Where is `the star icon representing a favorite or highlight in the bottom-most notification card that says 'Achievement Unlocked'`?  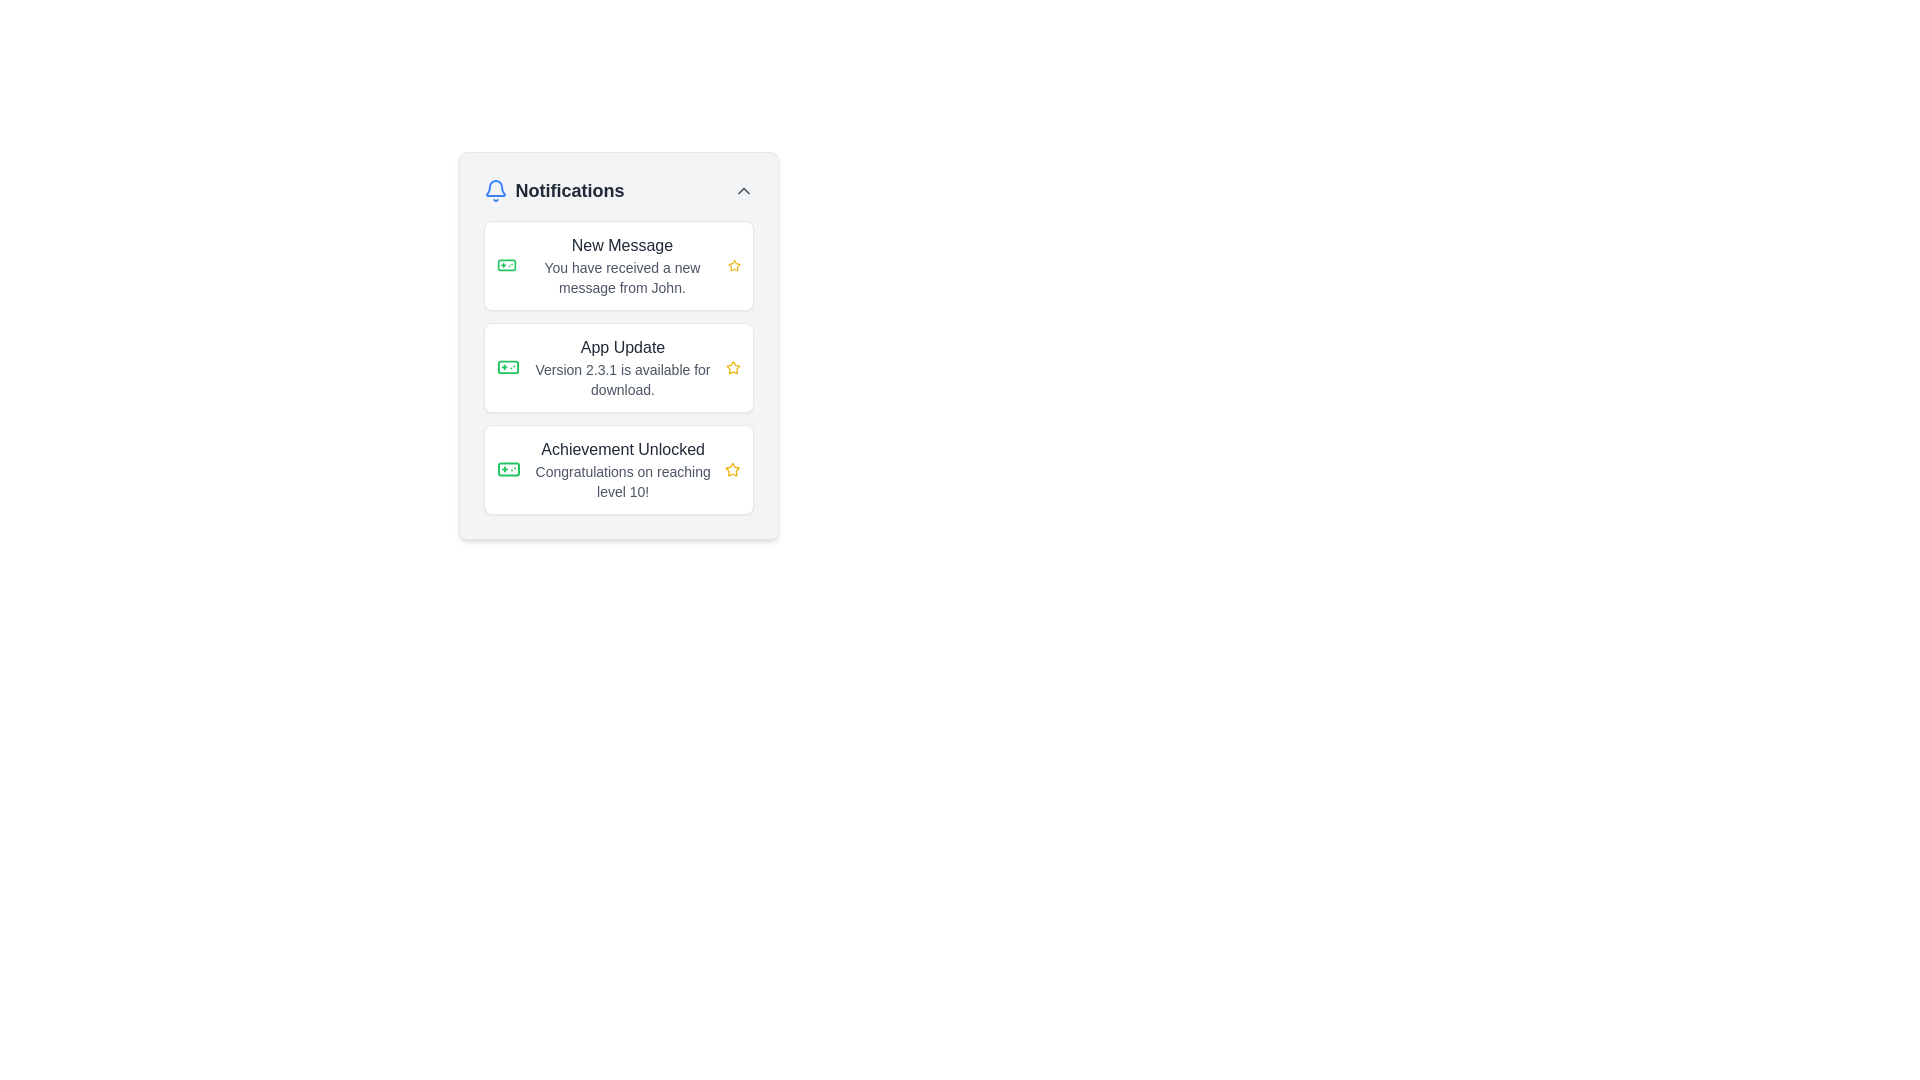
the star icon representing a favorite or highlight in the bottom-most notification card that says 'Achievement Unlocked' is located at coordinates (731, 470).